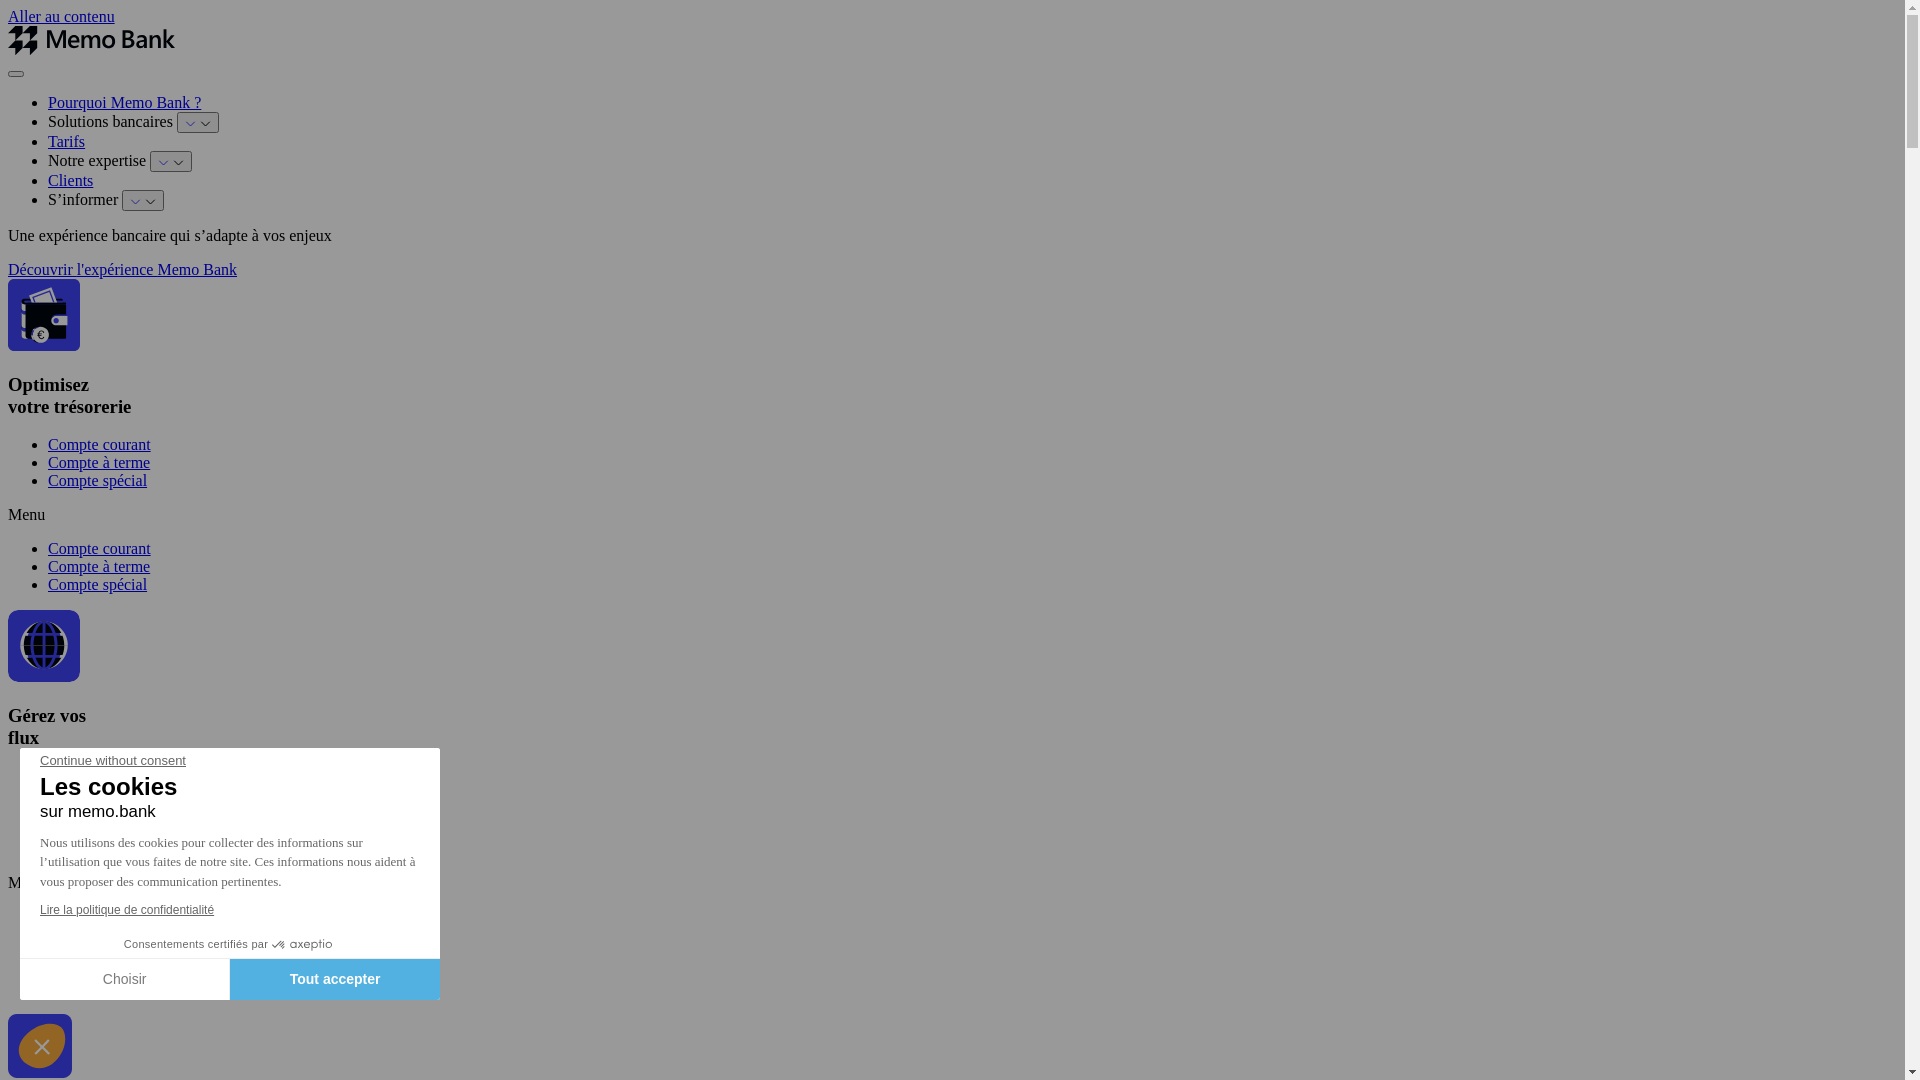 The height and width of the screenshot is (1080, 1920). Describe the element at coordinates (61, 16) in the screenshot. I see `'Aller au contenu'` at that location.